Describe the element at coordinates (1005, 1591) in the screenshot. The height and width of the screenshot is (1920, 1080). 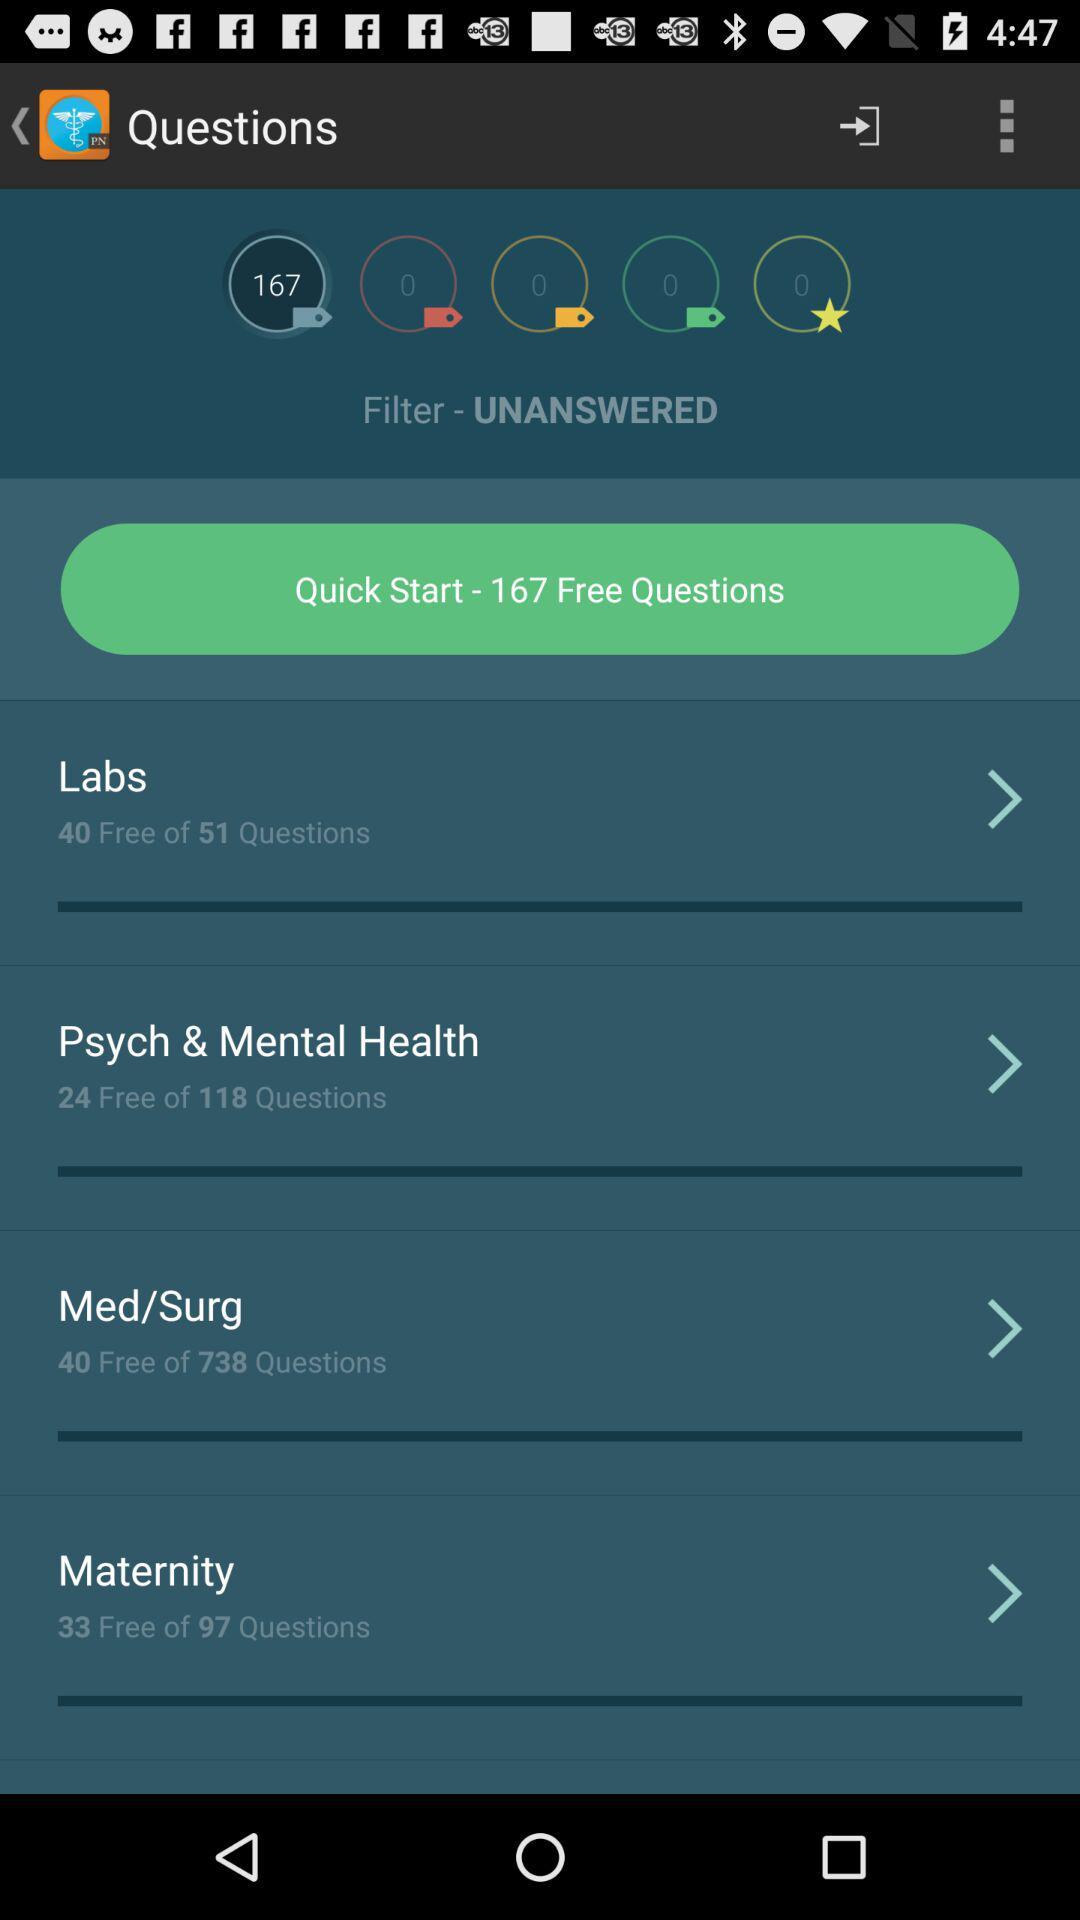
I see `the app to the right of the 33 free of item` at that location.